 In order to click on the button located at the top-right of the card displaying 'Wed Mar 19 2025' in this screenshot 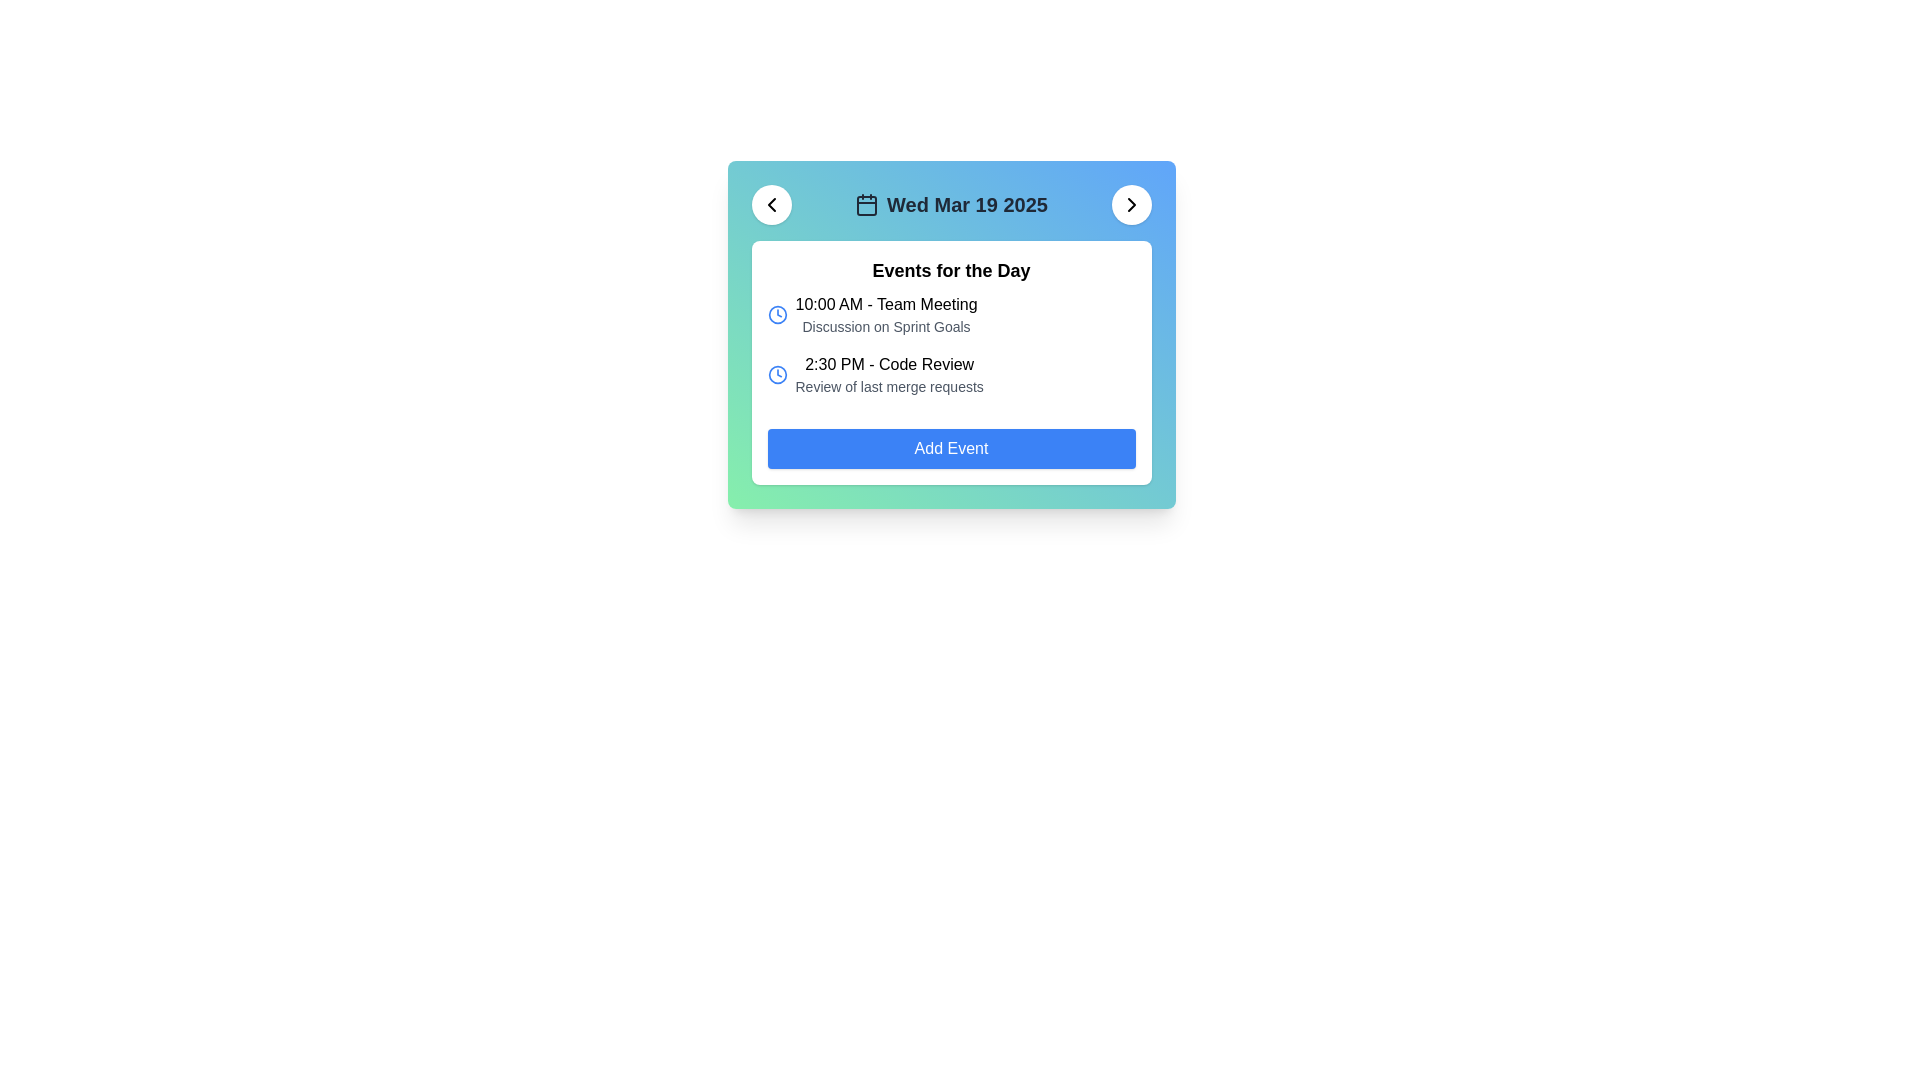, I will do `click(1131, 204)`.